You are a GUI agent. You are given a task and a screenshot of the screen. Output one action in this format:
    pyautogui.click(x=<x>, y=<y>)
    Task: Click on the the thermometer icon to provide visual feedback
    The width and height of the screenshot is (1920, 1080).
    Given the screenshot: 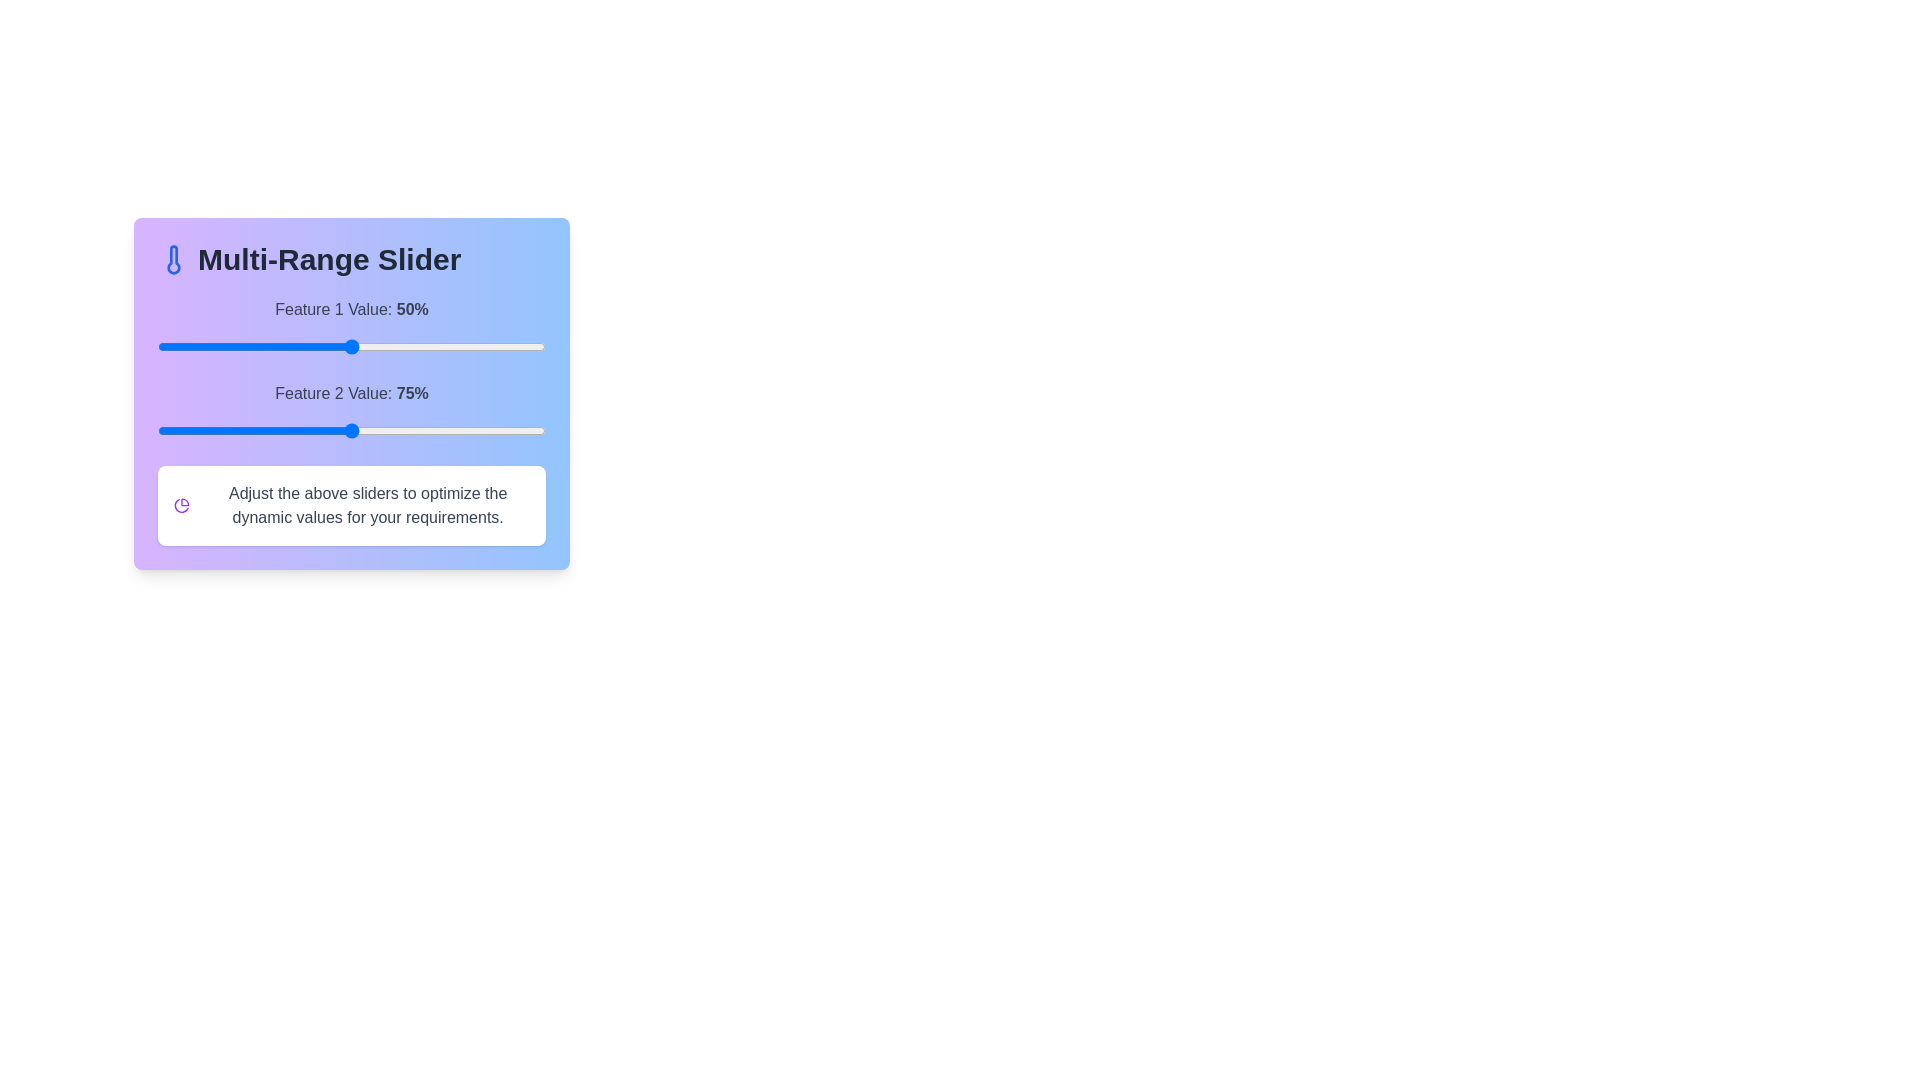 What is the action you would take?
    pyautogui.click(x=173, y=258)
    